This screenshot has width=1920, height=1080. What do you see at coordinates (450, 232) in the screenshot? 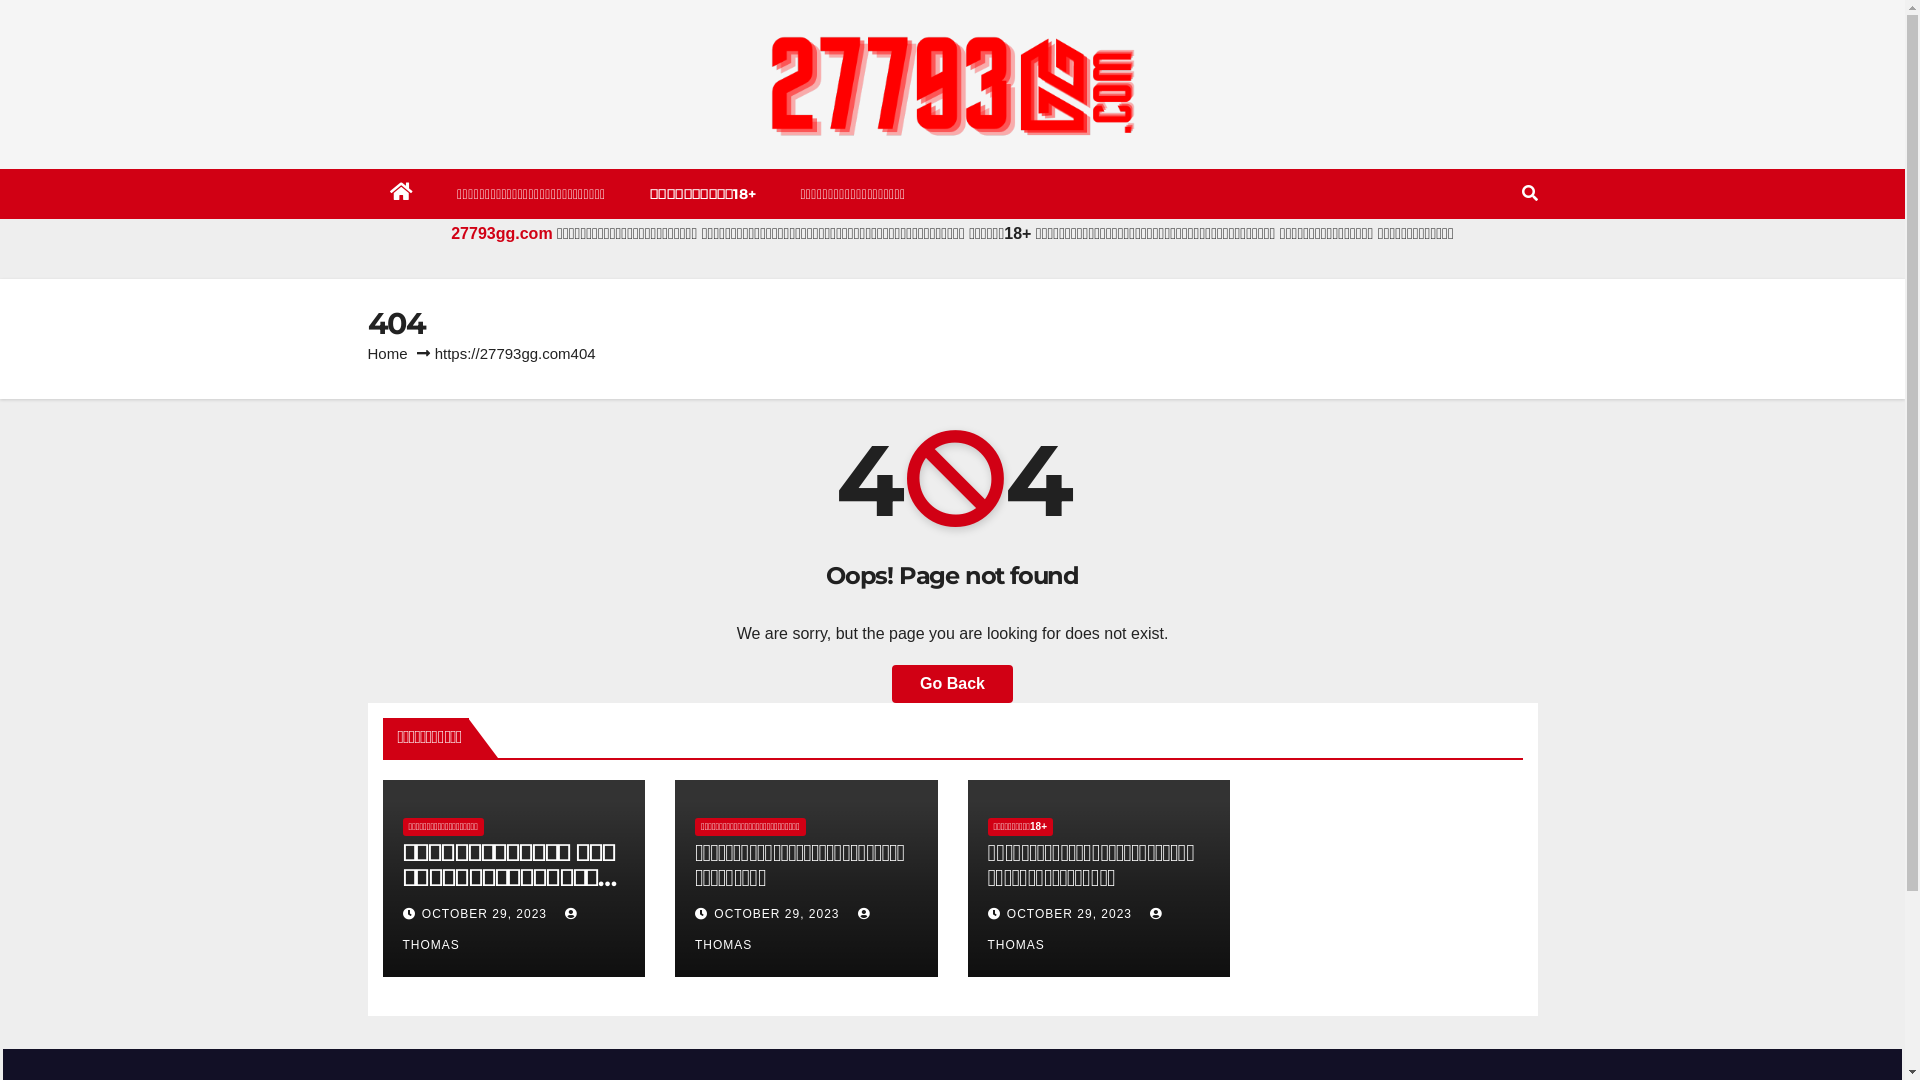
I see `'27793gg.com'` at bounding box center [450, 232].